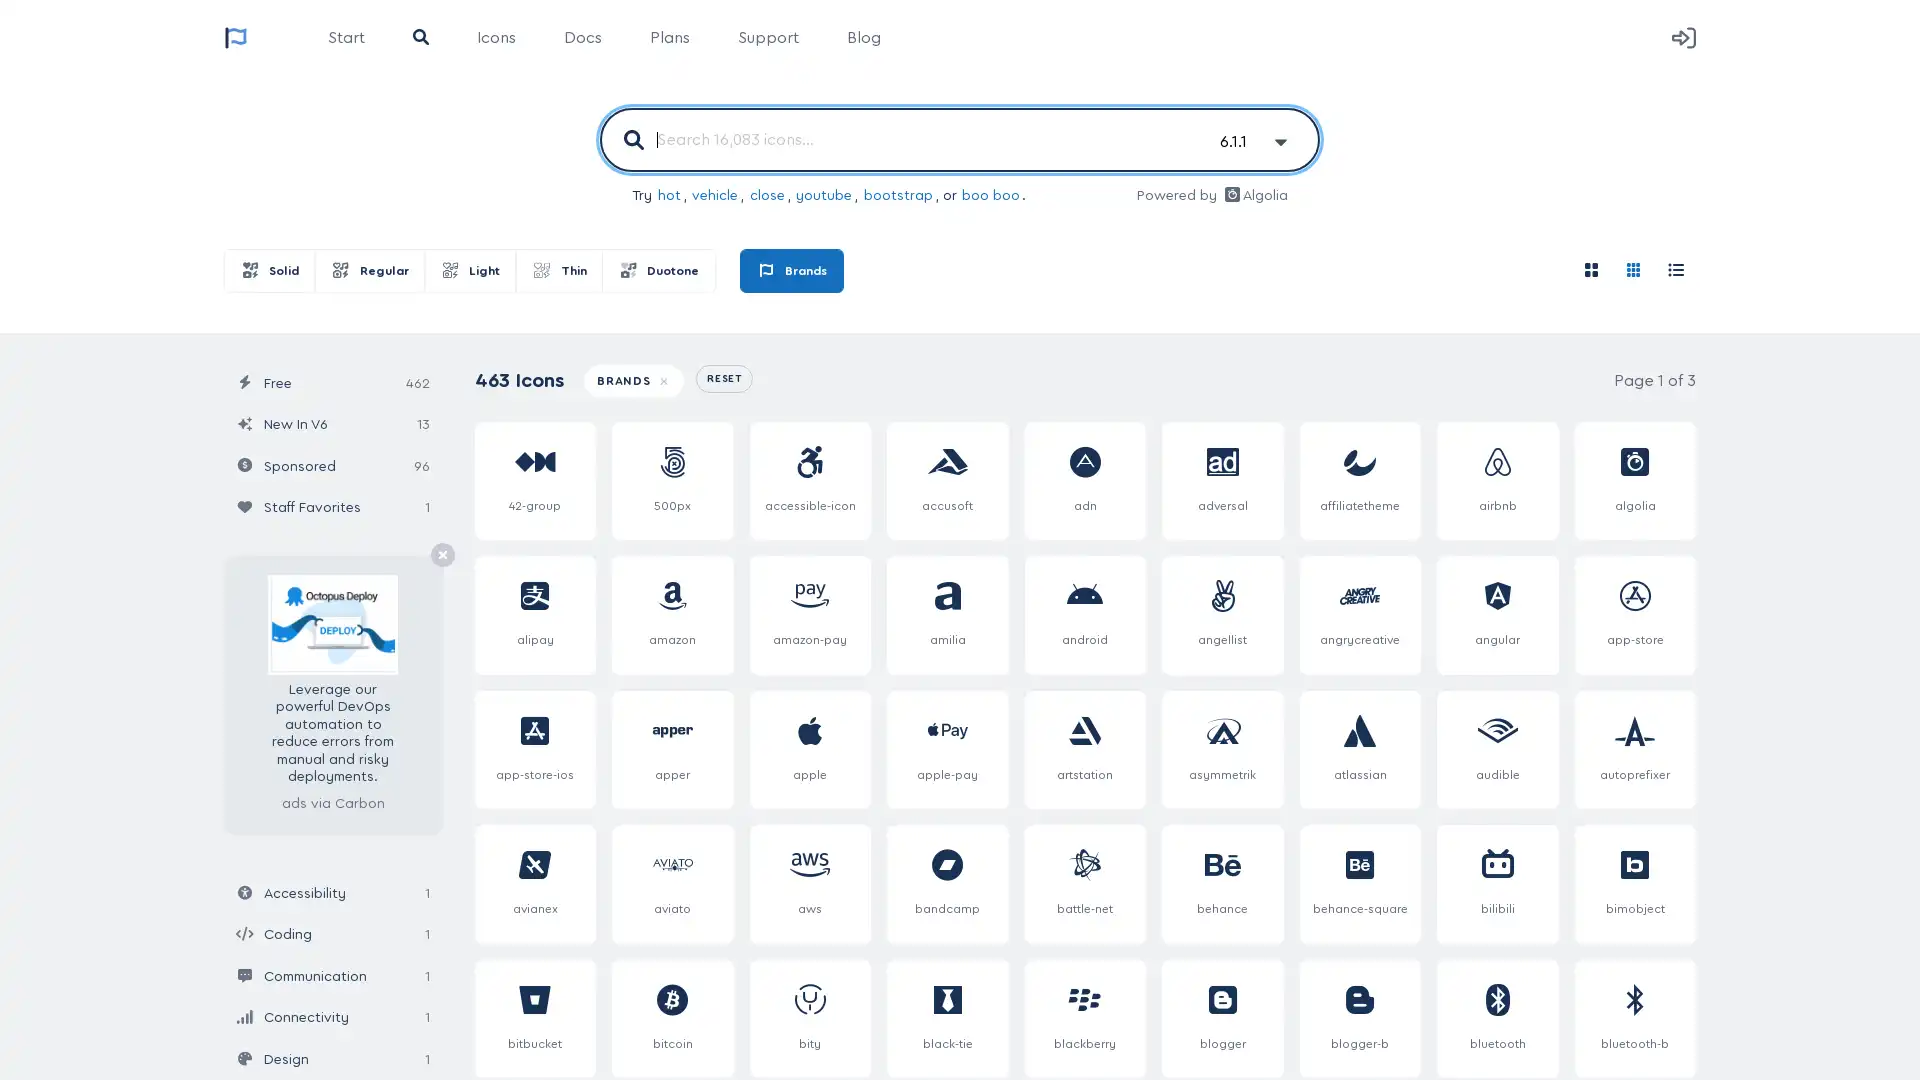 The width and height of the screenshot is (1920, 1080). Describe the element at coordinates (672, 897) in the screenshot. I see `aviato` at that location.